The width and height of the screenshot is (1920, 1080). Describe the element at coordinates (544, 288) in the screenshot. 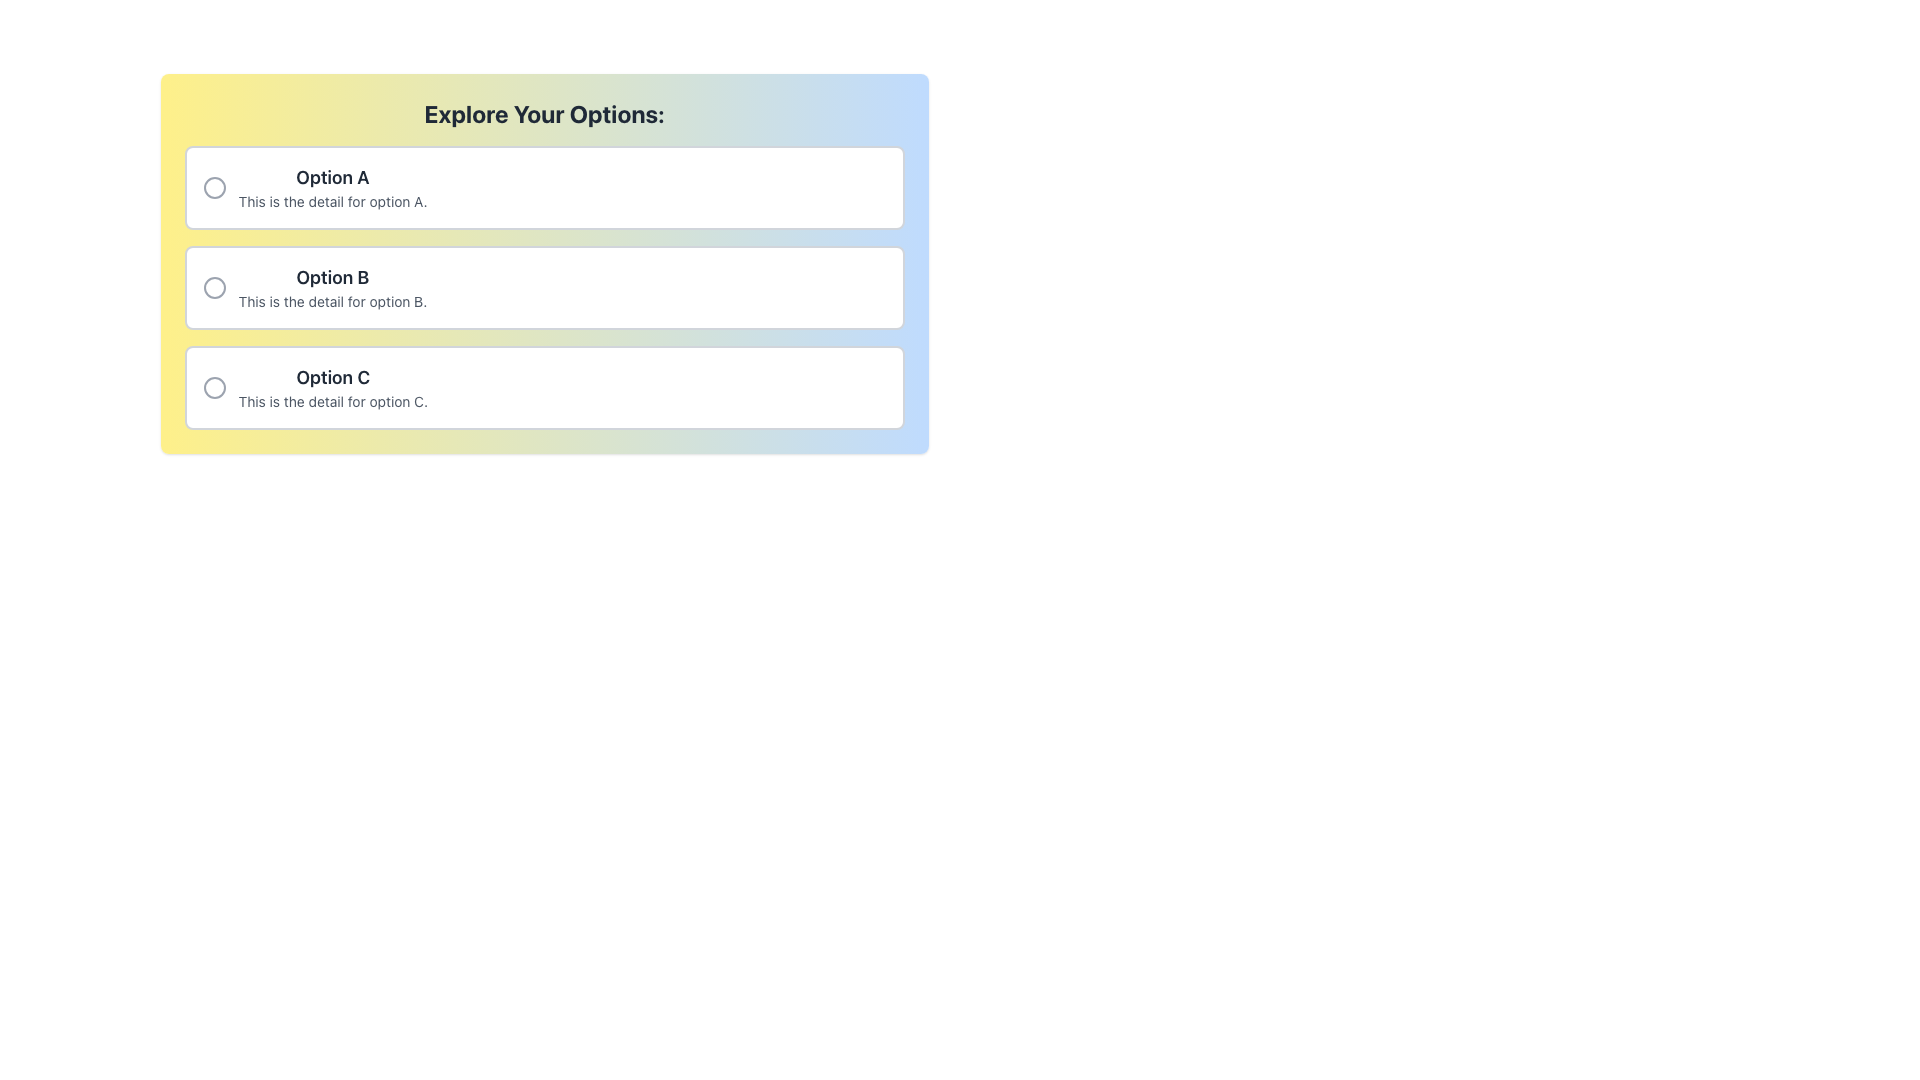

I see `the radio button for 'Option B', which is a selection option with a detailed description` at that location.